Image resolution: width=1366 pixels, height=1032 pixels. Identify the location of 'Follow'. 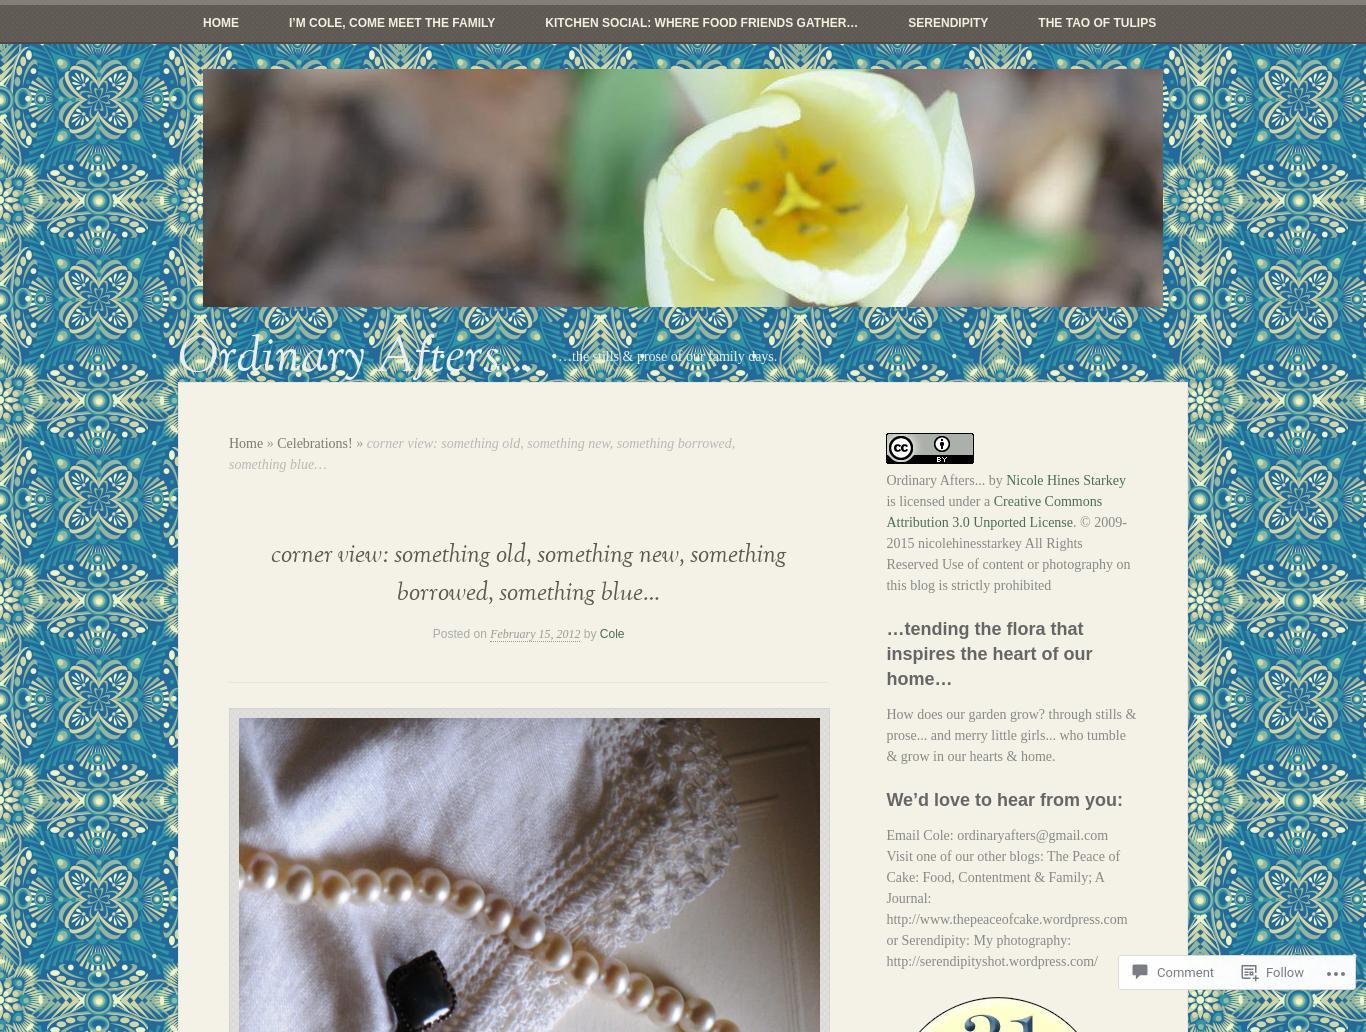
(1283, 971).